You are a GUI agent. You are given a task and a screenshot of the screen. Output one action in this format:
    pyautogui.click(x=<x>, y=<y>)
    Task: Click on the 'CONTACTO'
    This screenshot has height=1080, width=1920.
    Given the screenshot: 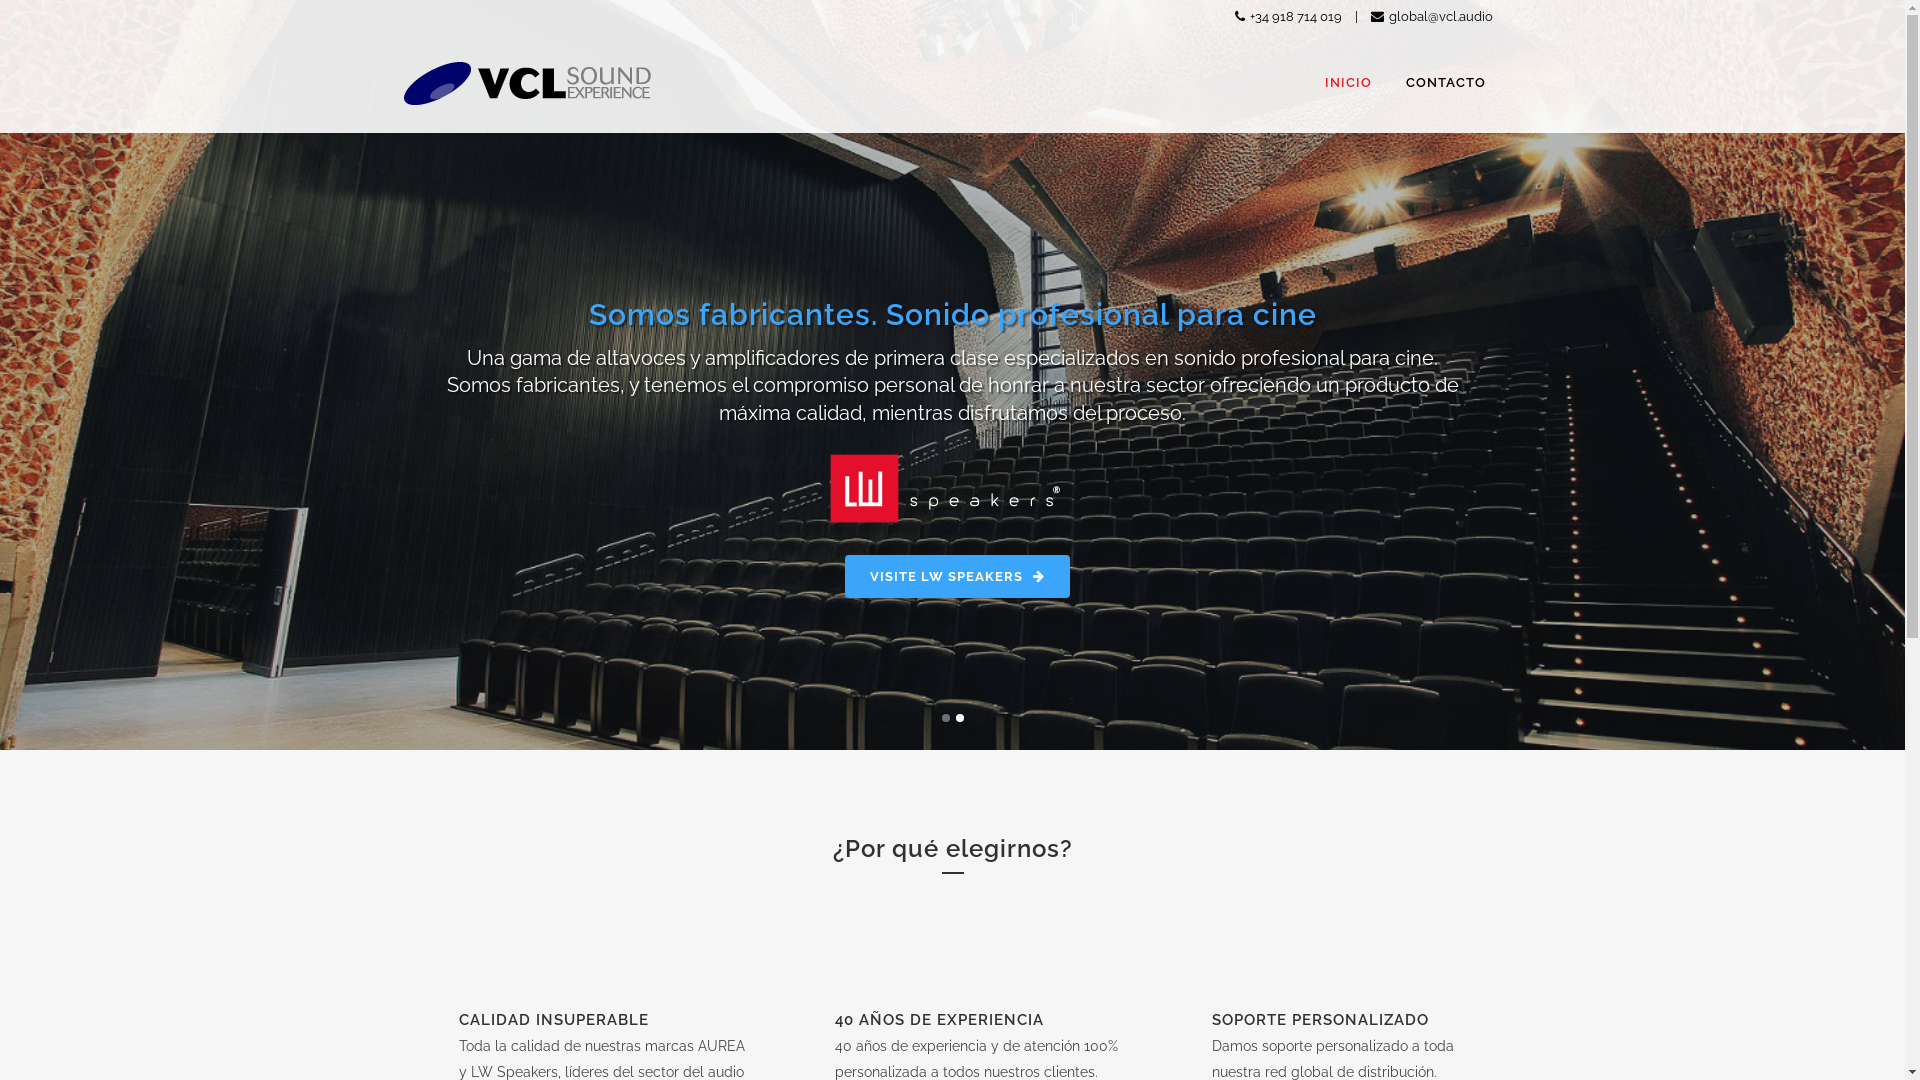 What is the action you would take?
    pyautogui.click(x=1444, y=82)
    